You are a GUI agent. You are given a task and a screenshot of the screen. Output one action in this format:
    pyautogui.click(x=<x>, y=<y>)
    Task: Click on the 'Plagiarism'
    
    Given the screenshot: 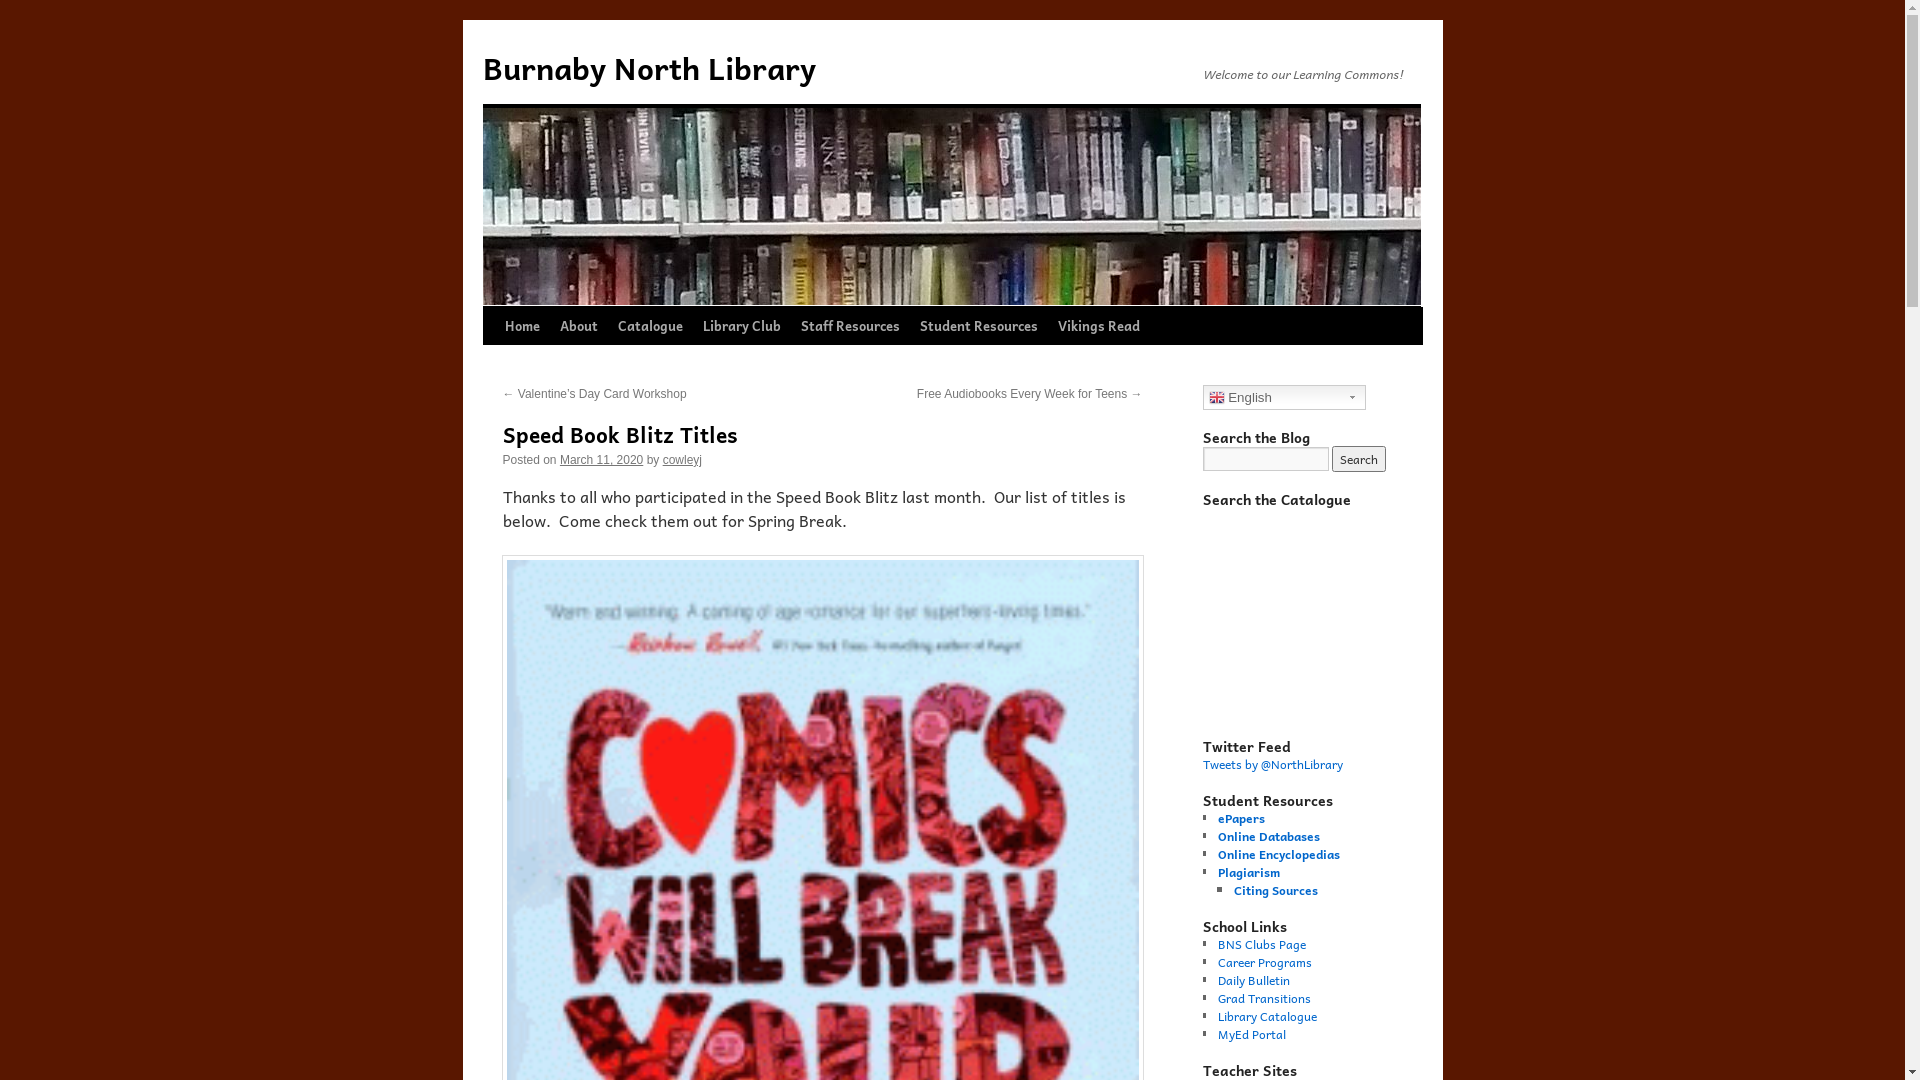 What is the action you would take?
    pyautogui.click(x=1247, y=870)
    